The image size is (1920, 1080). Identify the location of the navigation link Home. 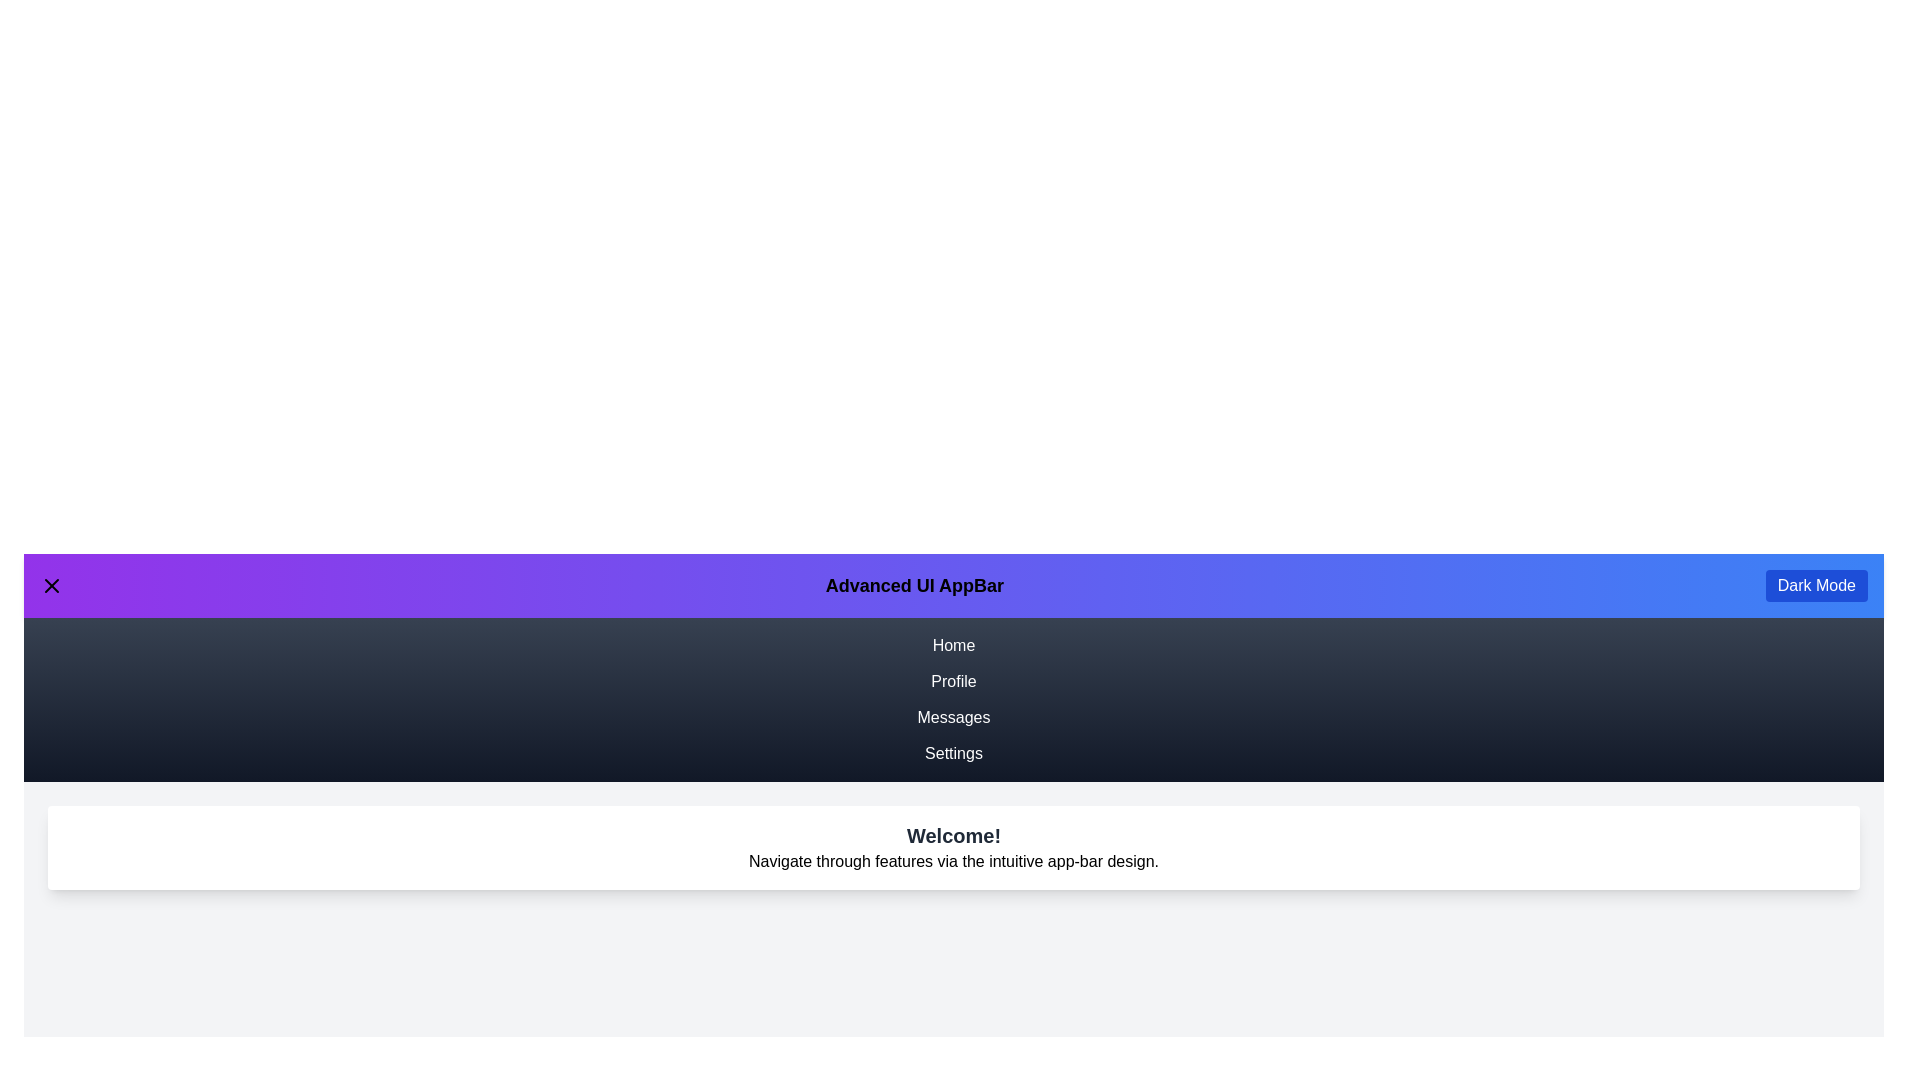
(953, 645).